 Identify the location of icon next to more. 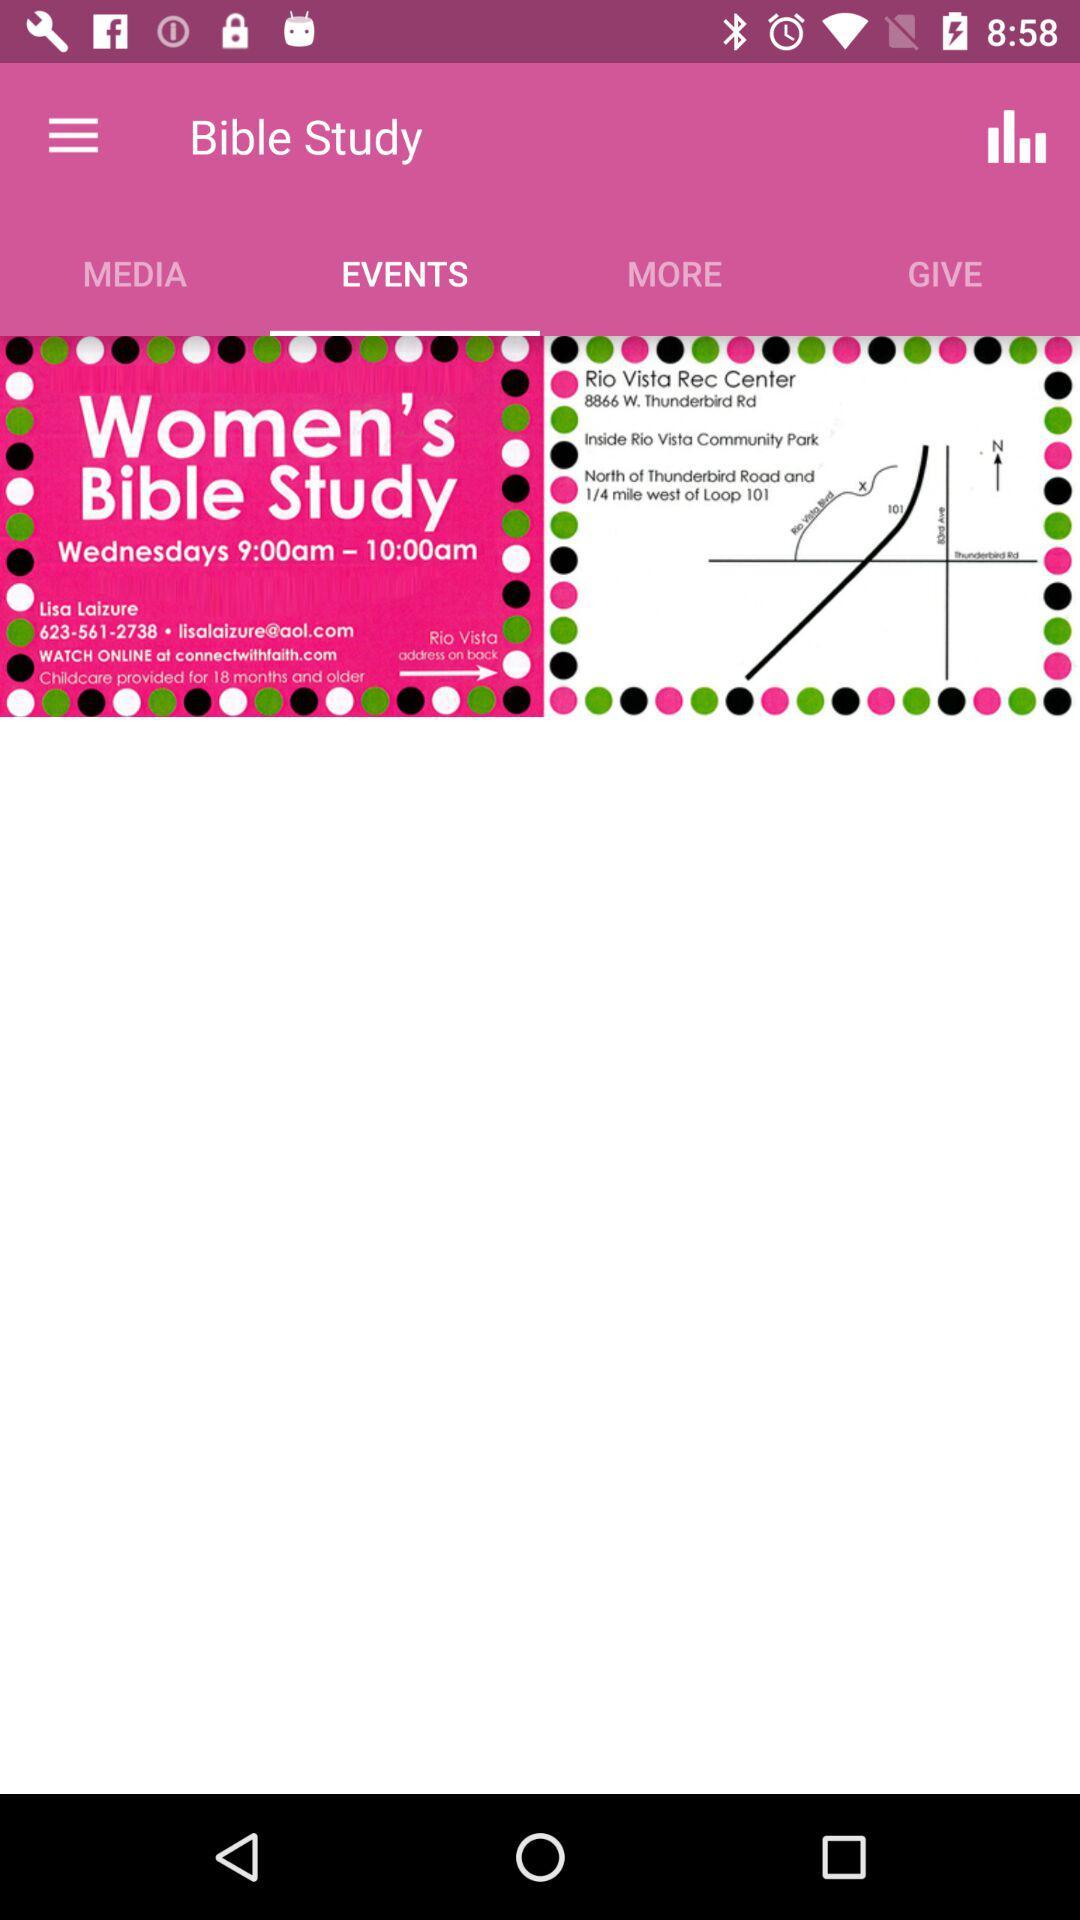
(1017, 135).